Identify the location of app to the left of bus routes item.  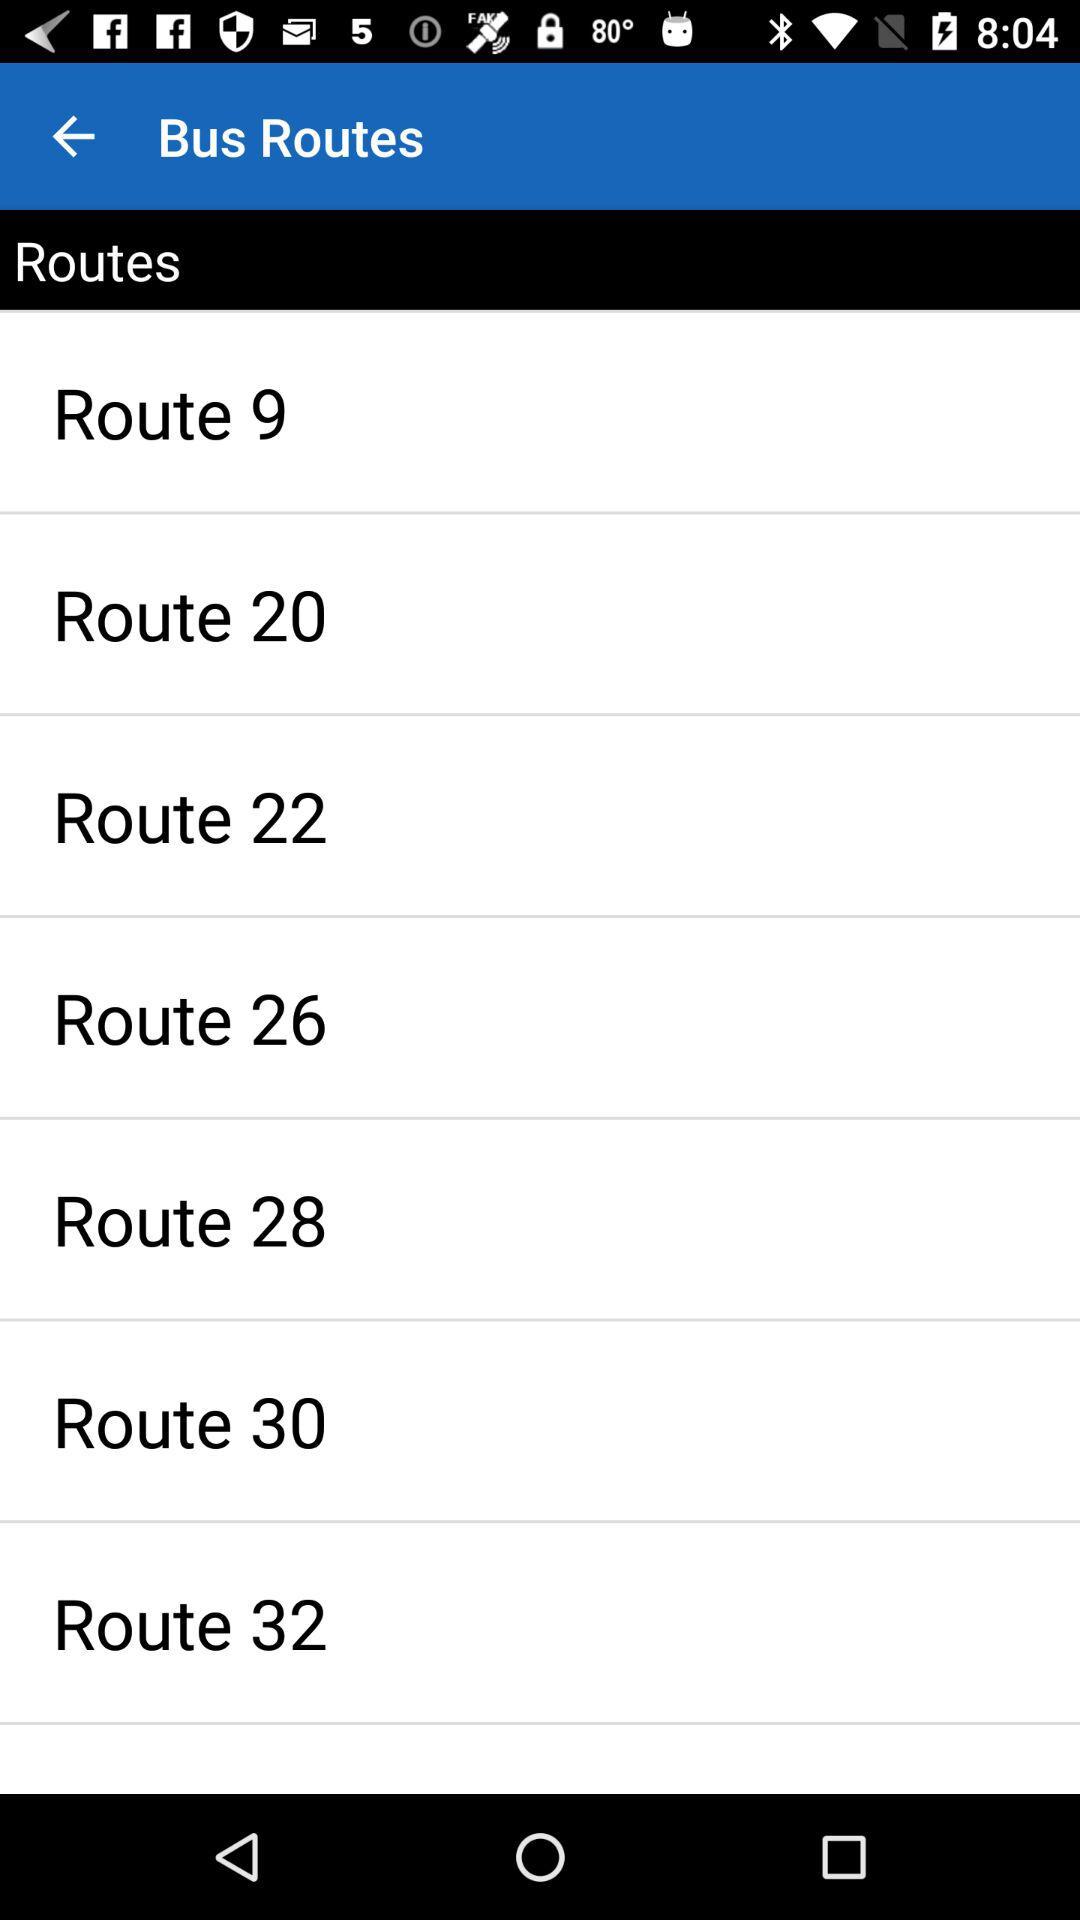
(72, 135).